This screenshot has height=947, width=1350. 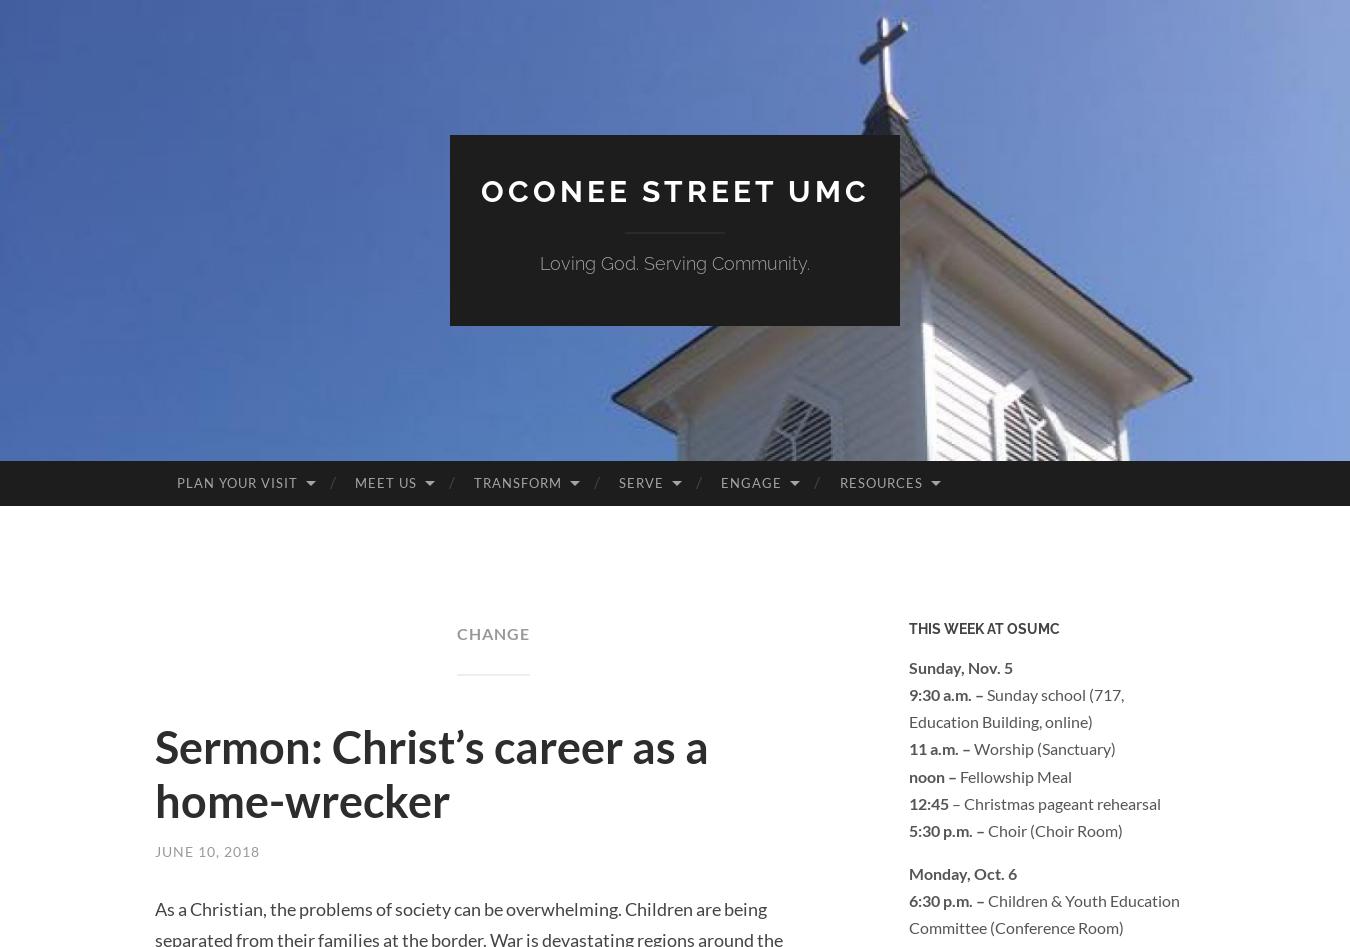 What do you see at coordinates (946, 692) in the screenshot?
I see `'9:30 a.m. –'` at bounding box center [946, 692].